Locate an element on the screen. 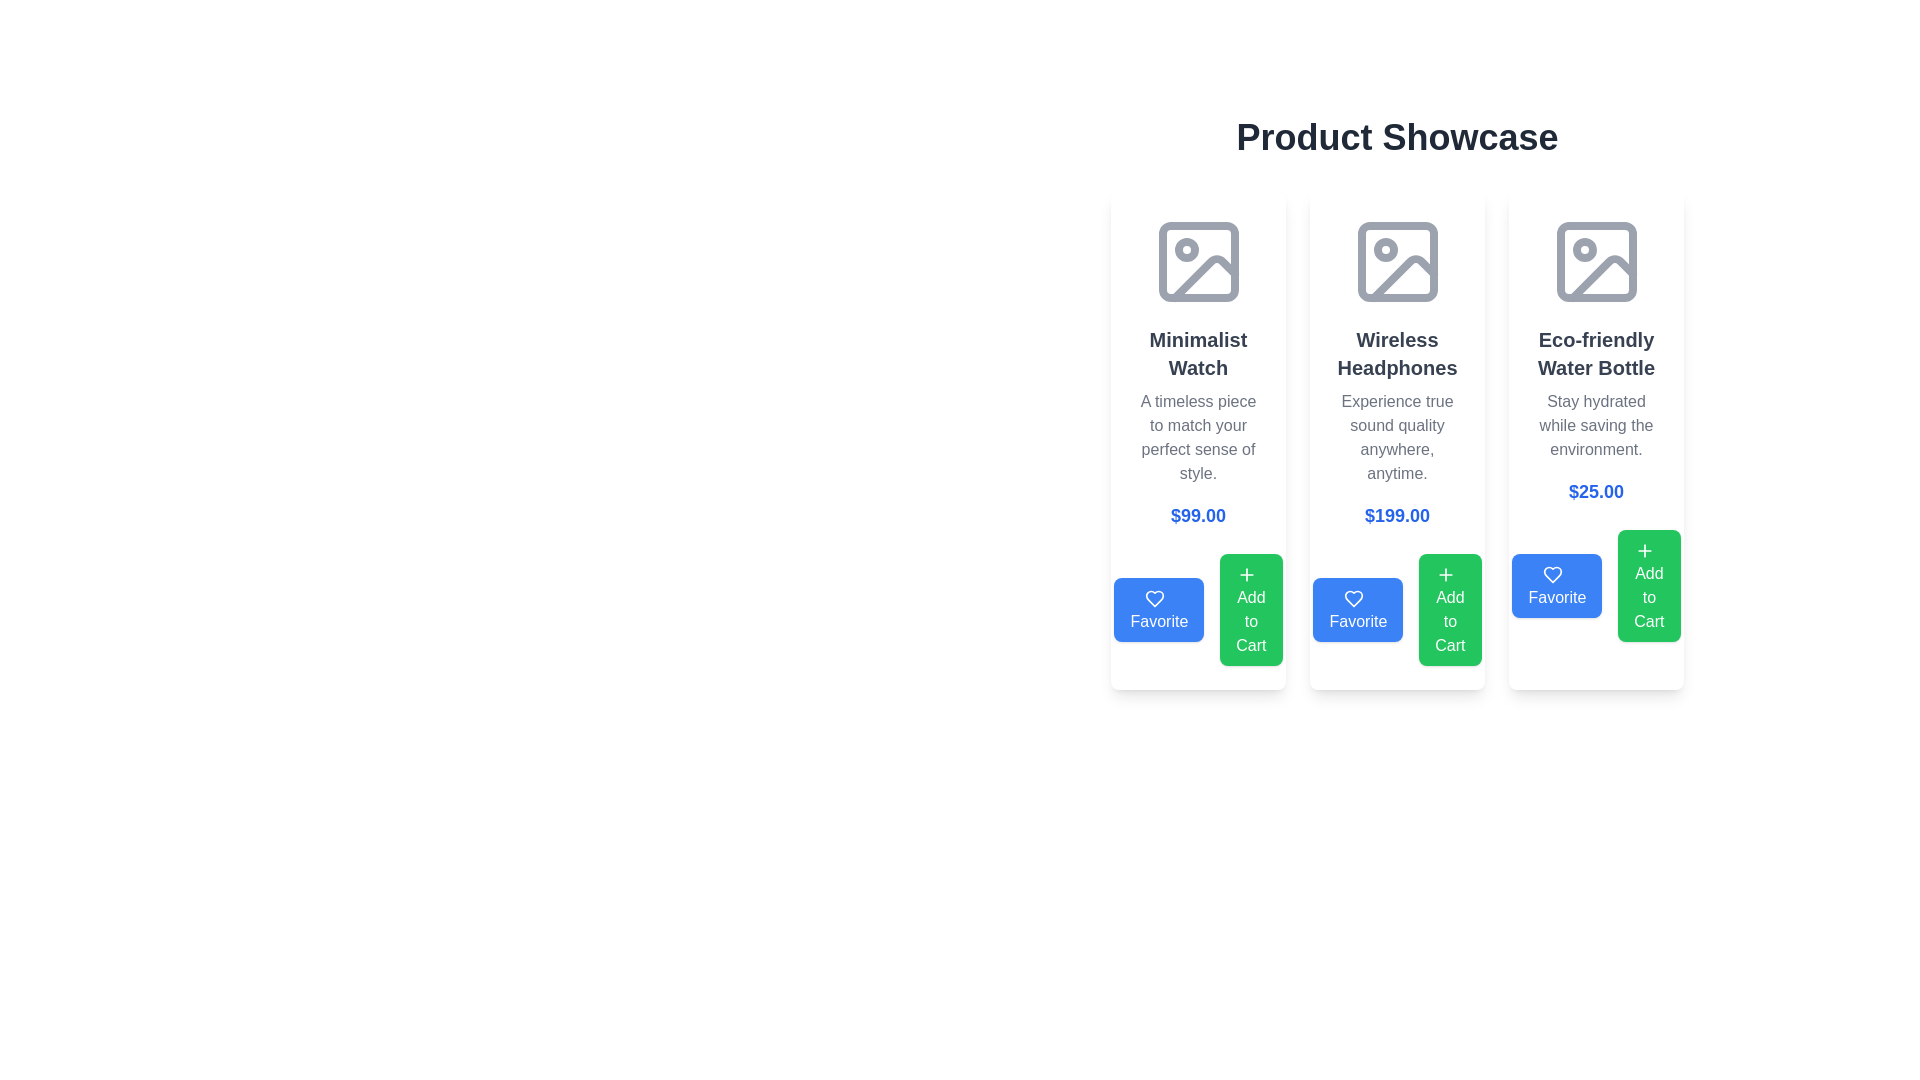 The height and width of the screenshot is (1080, 1920). descriptive text label providing additional information about the 'Wireless Headphones' product, which is located below the title and above the price is located at coordinates (1396, 437).